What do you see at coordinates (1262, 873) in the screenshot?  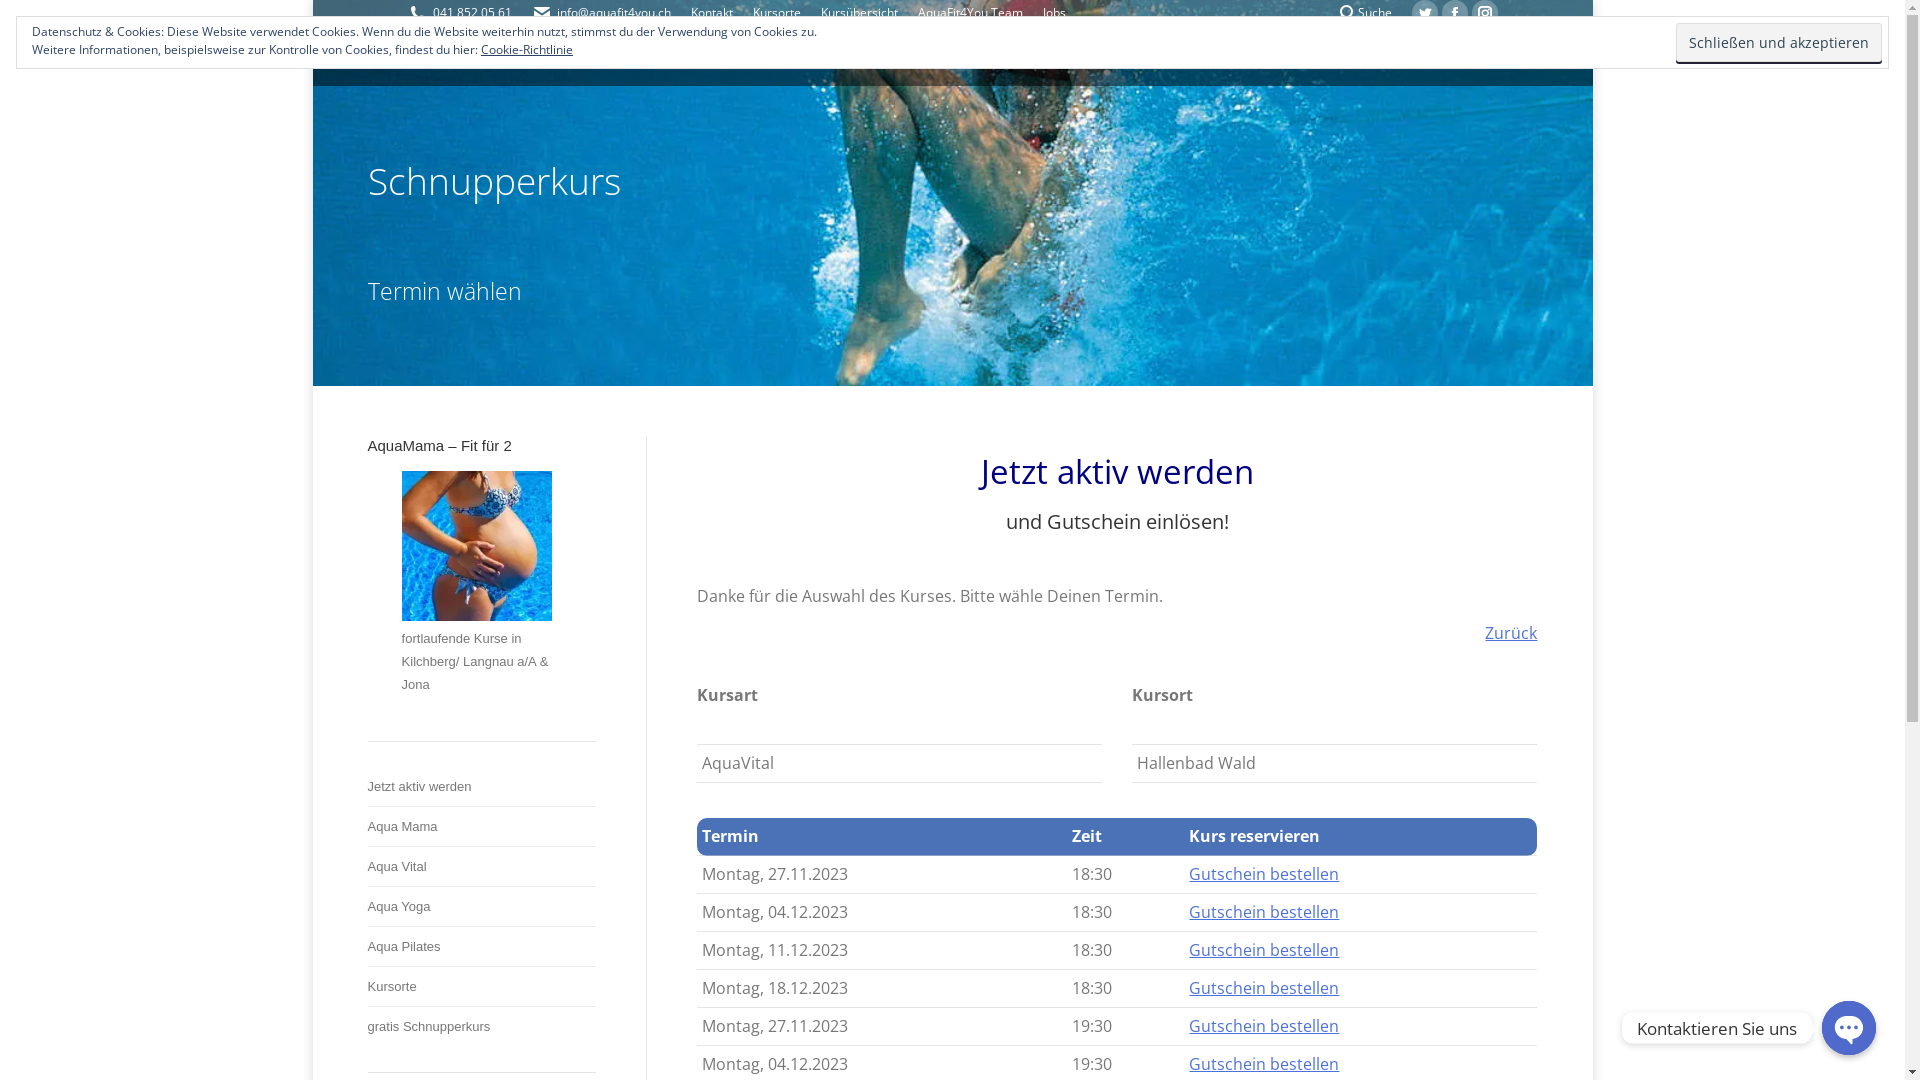 I see `'Gutschein bestellen'` at bounding box center [1262, 873].